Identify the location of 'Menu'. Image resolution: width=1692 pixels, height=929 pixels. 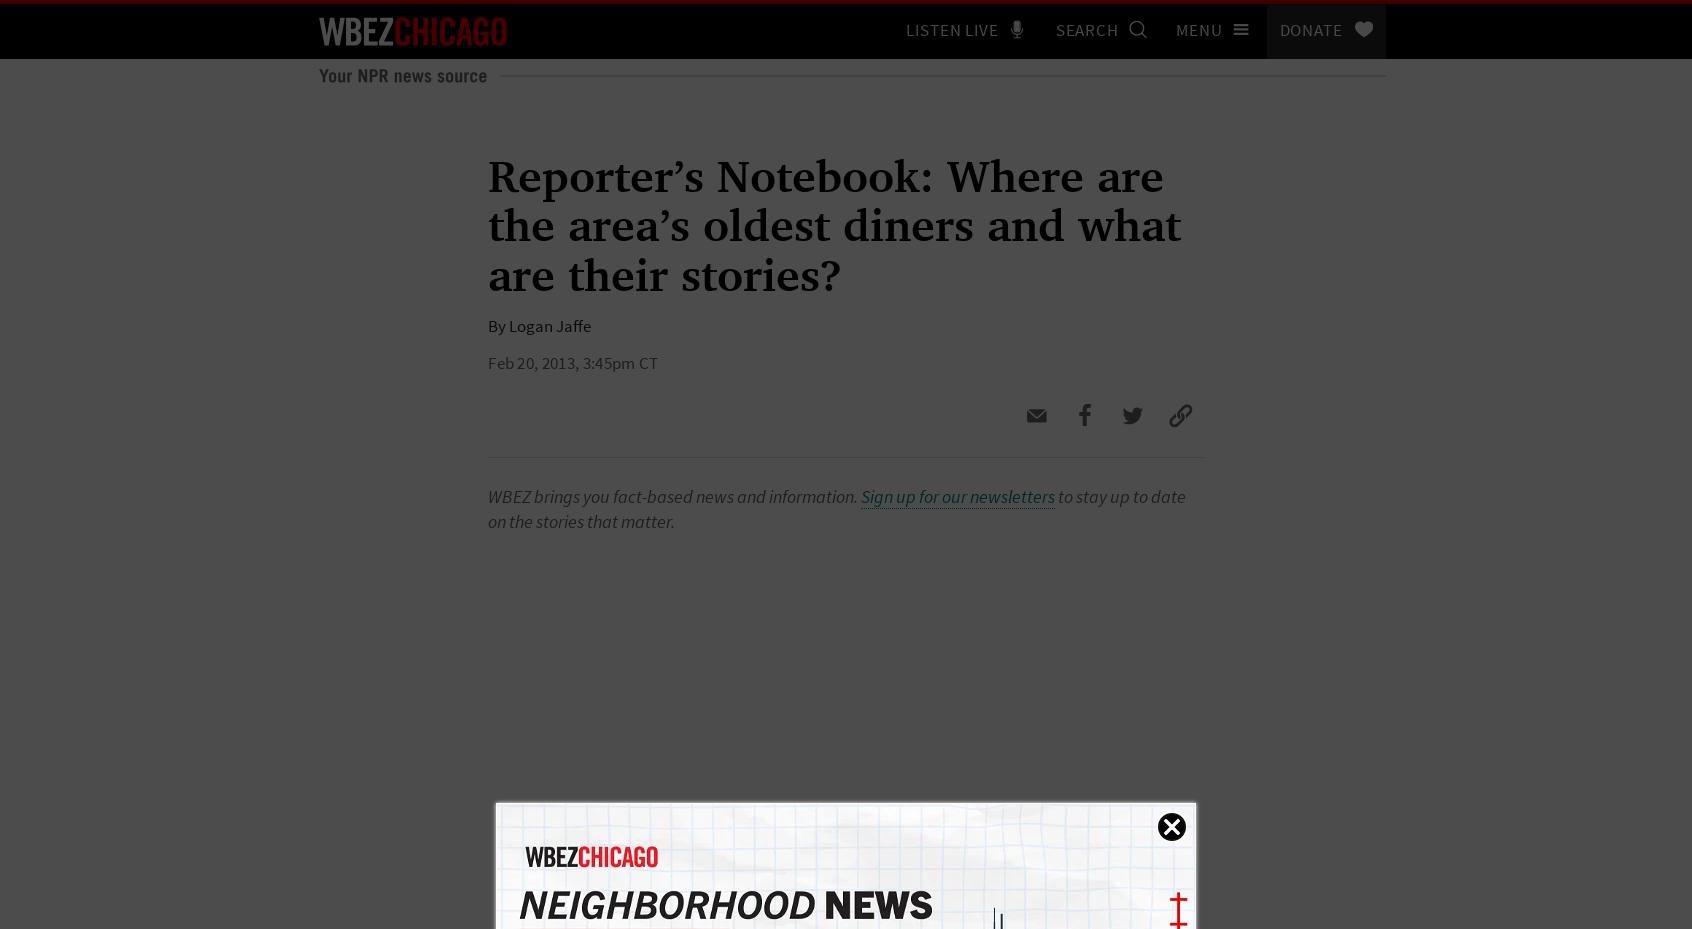
(1197, 29).